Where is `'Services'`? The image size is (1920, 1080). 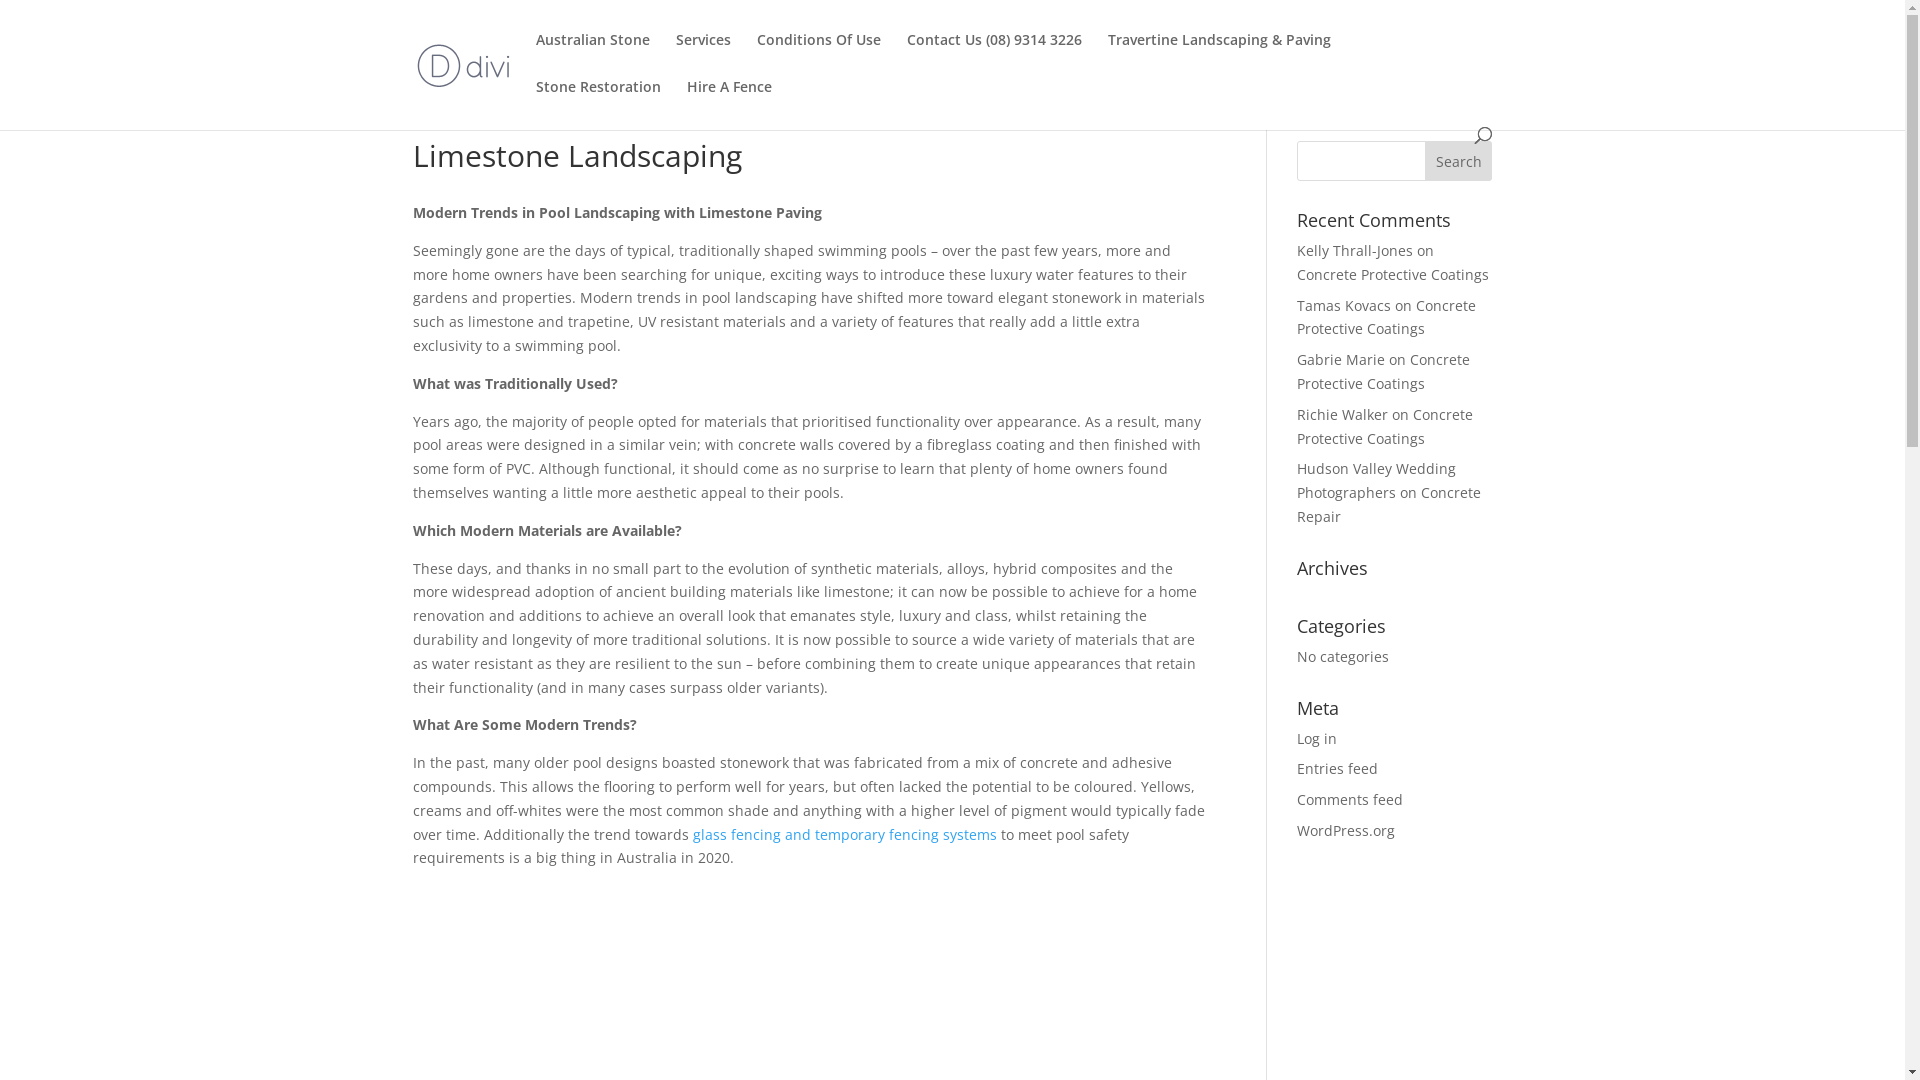
'Services' is located at coordinates (676, 55).